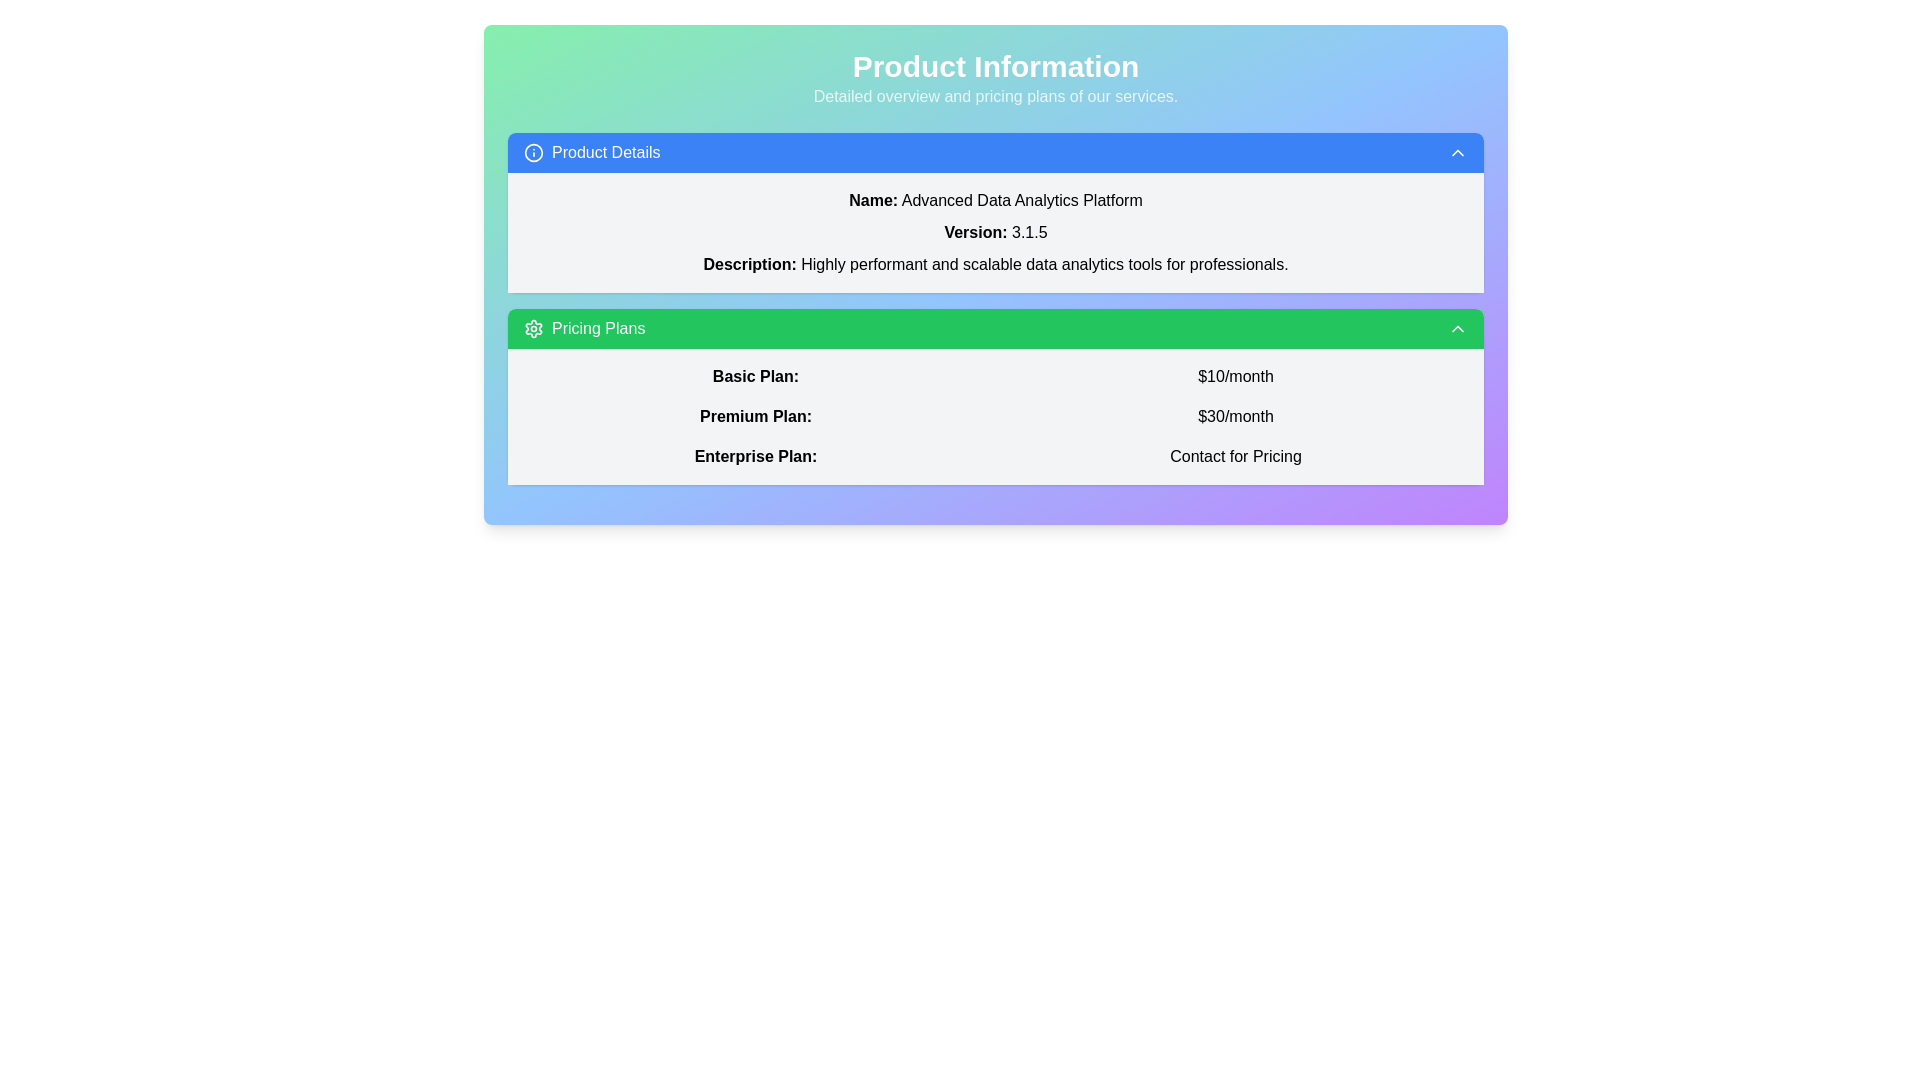 This screenshot has height=1080, width=1920. Describe the element at coordinates (533, 152) in the screenshot. I see `the info icon, a small circular SVG element styled with a thin outer circle enclosing the letter 'i', located to the left of 'Product Details' in the blue rectangular box under 'Product Information'` at that location.